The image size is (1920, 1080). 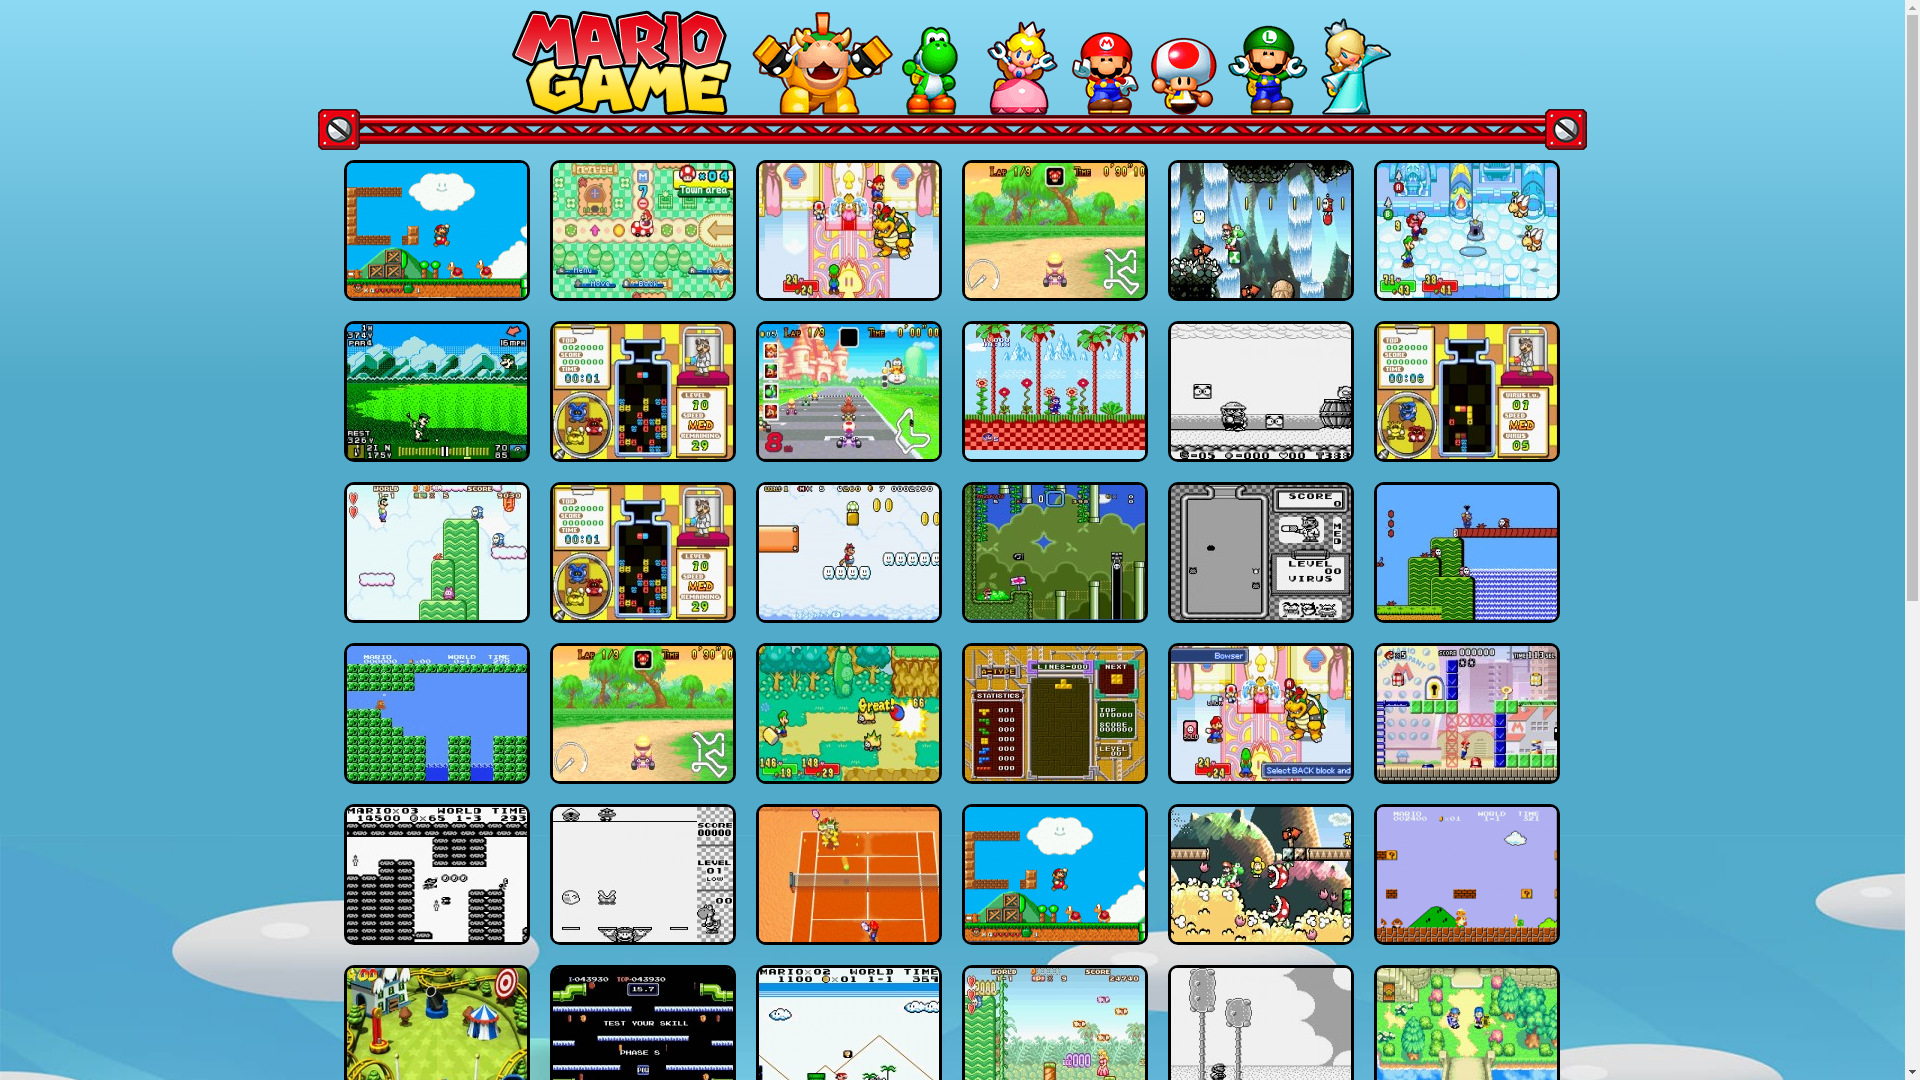 I want to click on 'Super Mario Advance: Super Mario USA & Mario Brothers', so click(x=964, y=1033).